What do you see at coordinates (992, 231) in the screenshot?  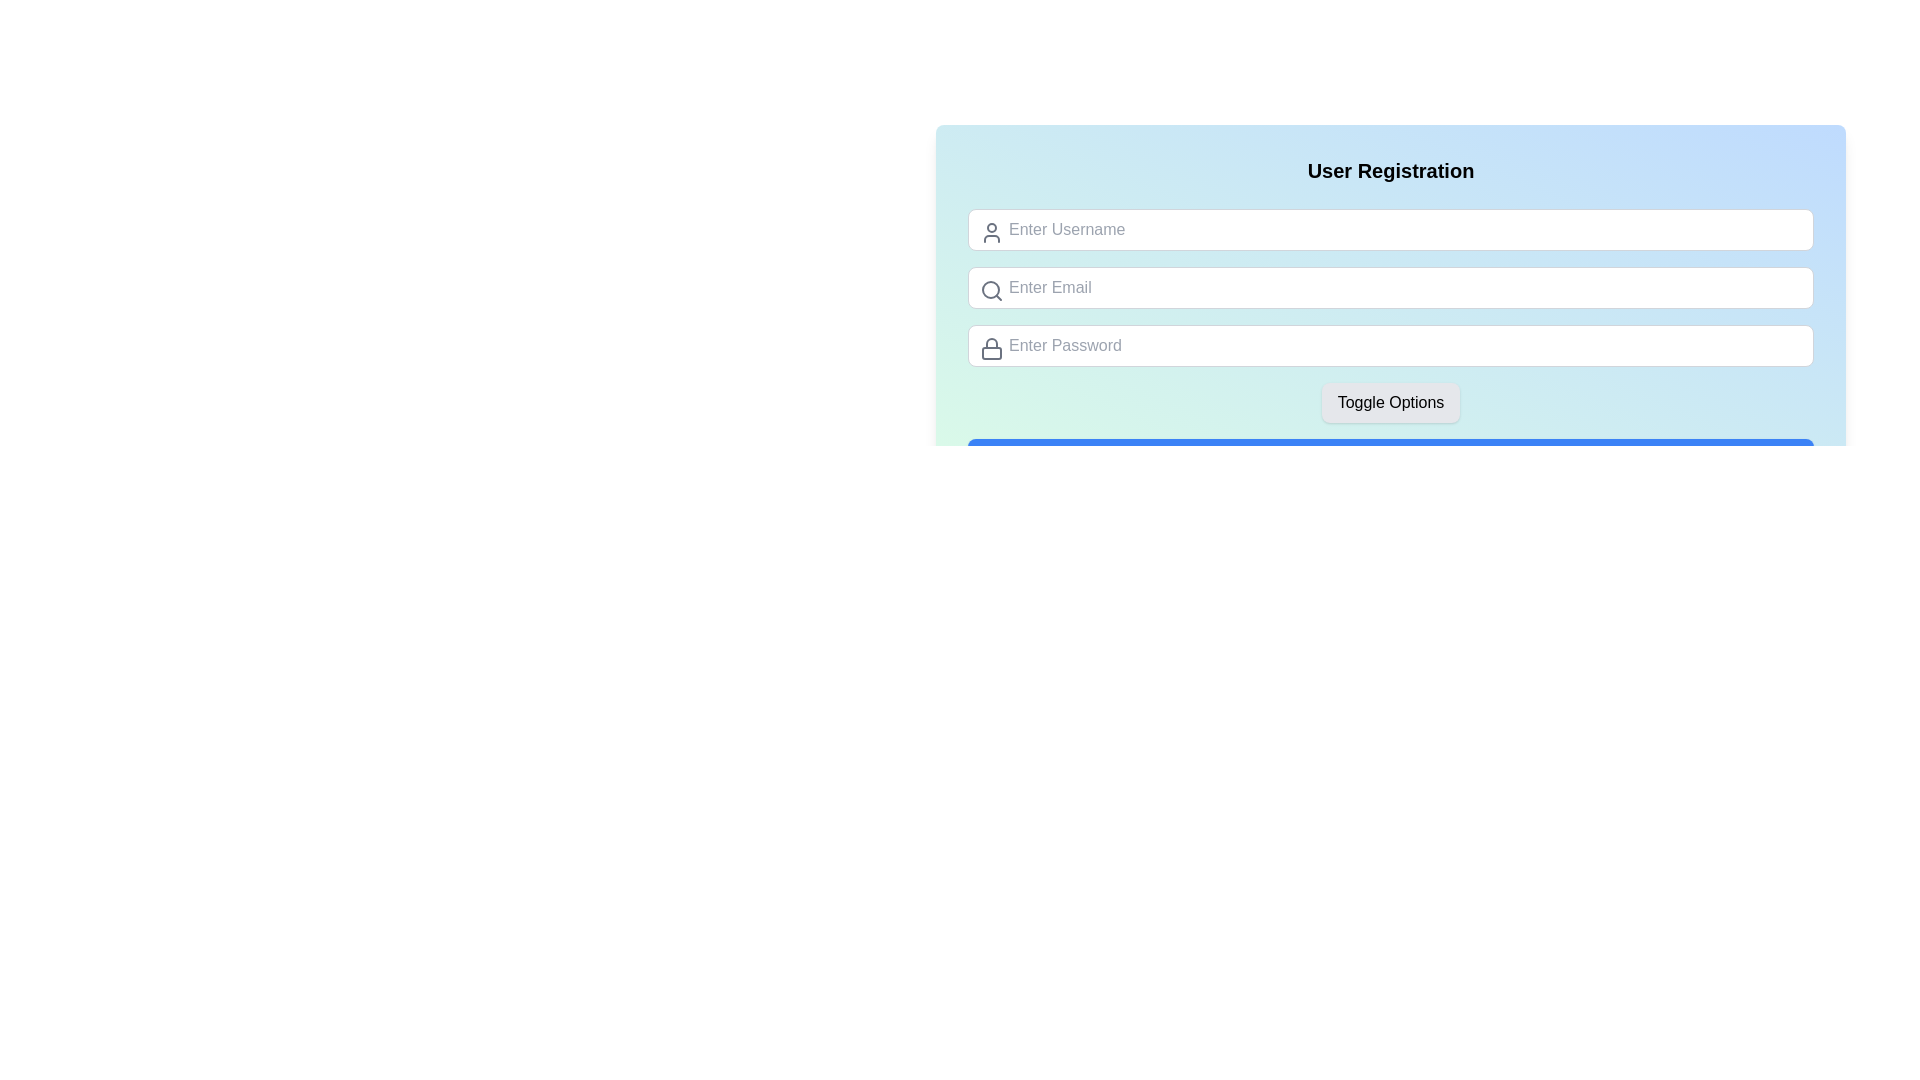 I see `the username icon located to the left of the 'Enter Username' input field in the top-left corner of the input field` at bounding box center [992, 231].